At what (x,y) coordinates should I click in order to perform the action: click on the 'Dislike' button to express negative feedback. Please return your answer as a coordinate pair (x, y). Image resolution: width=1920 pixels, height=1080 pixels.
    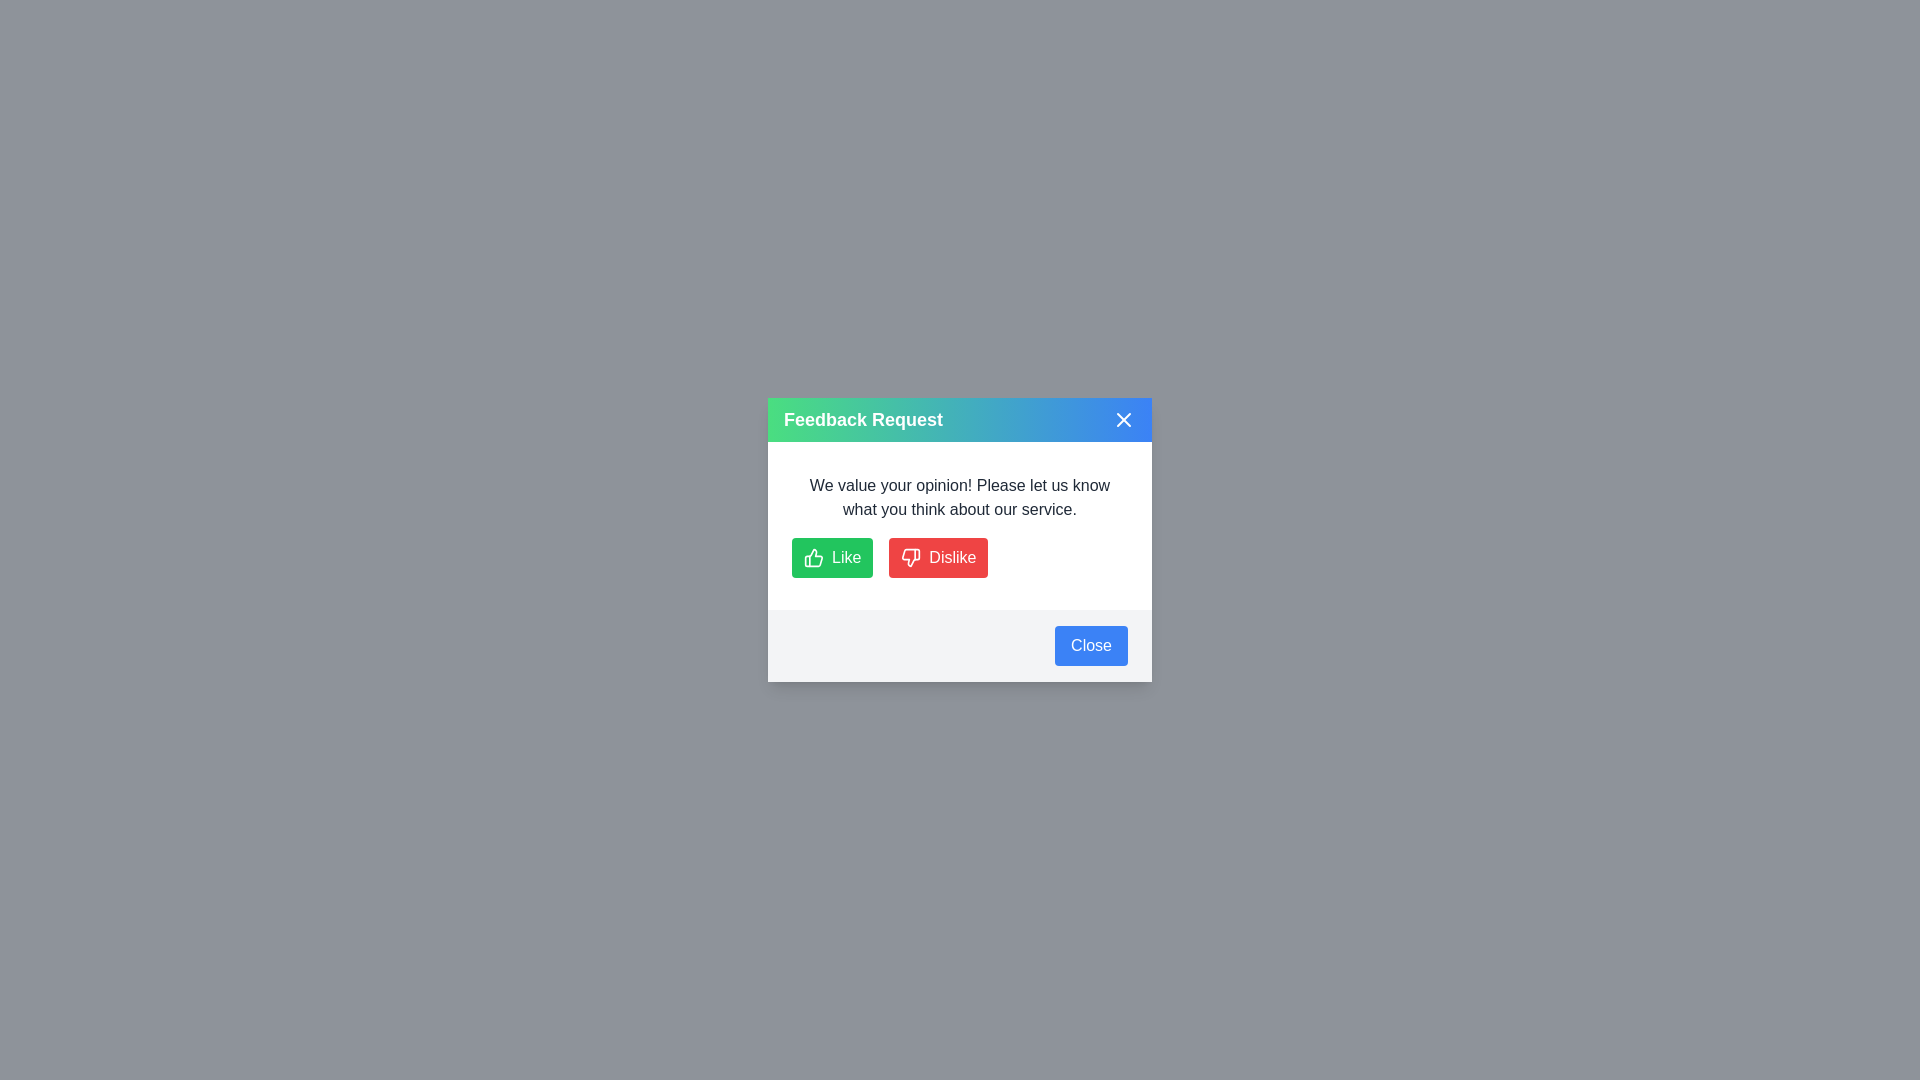
    Looking at the image, I should click on (936, 558).